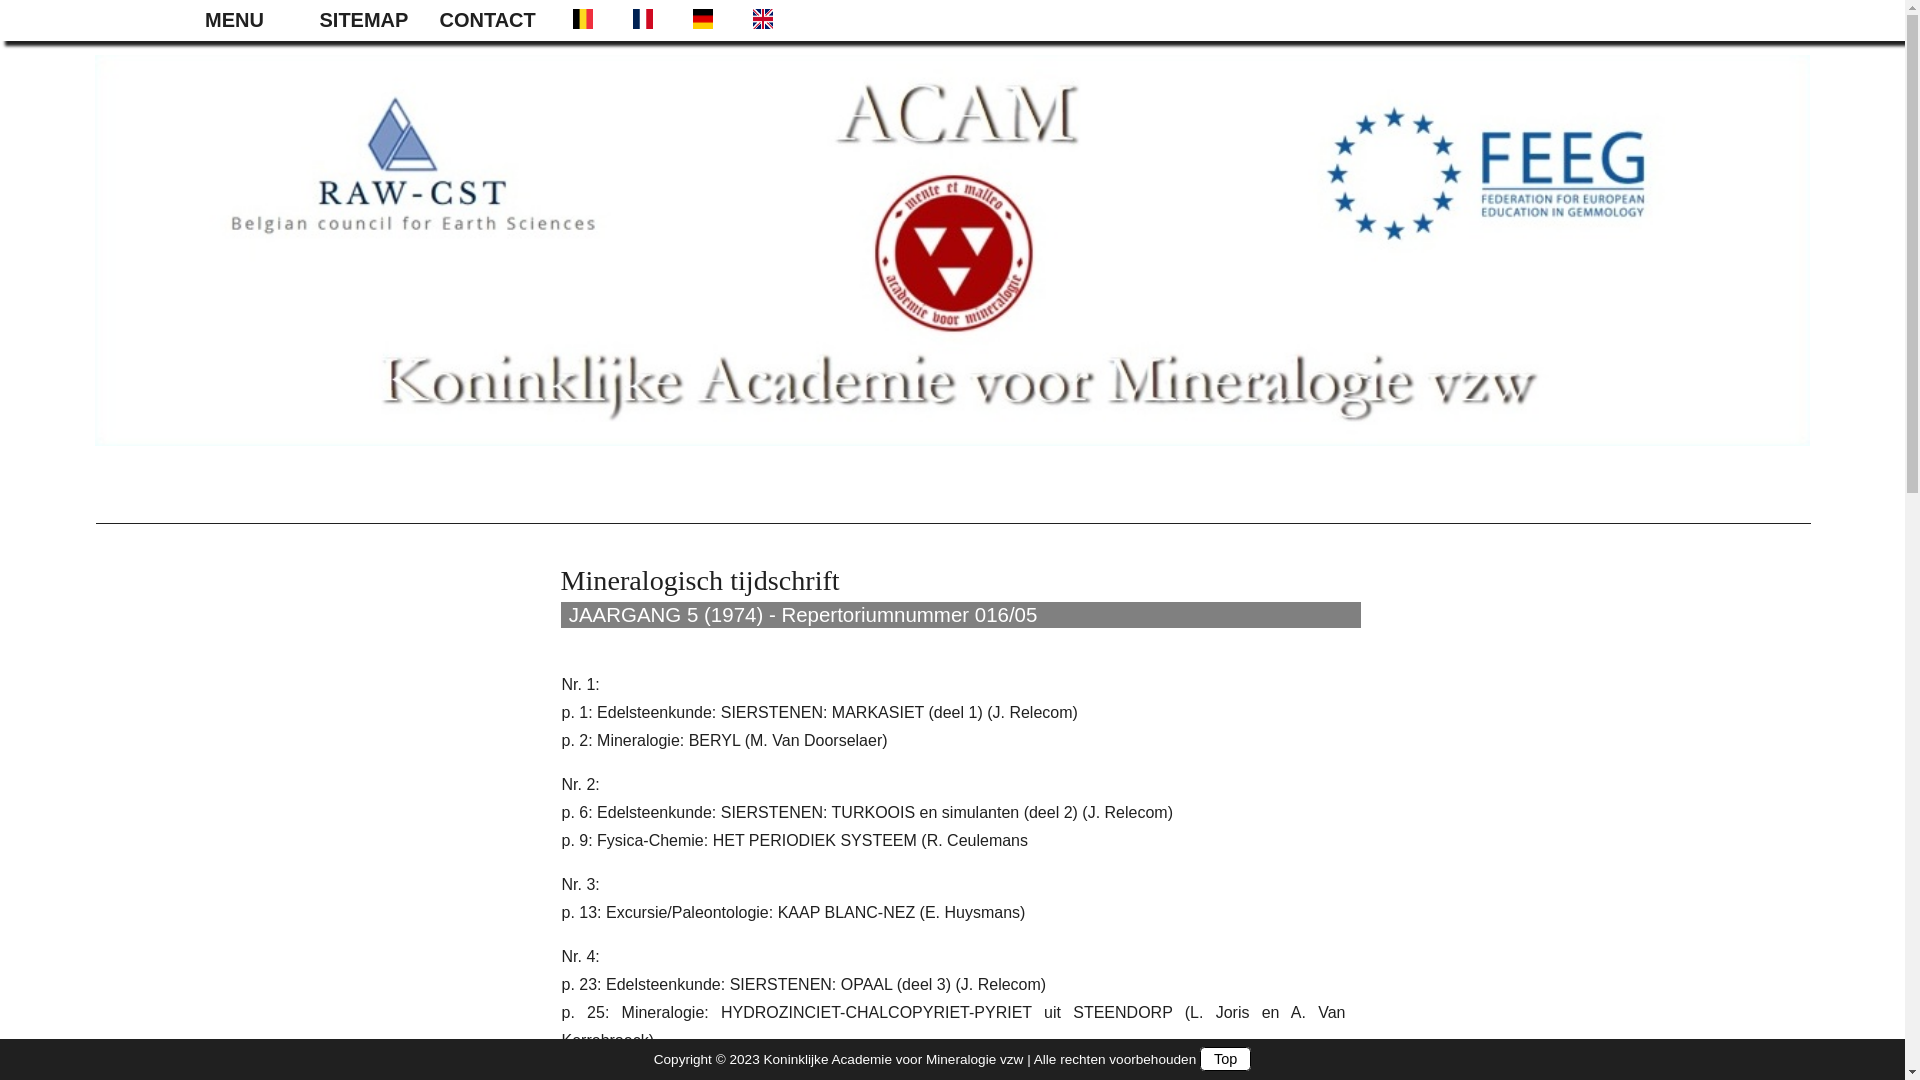 This screenshot has width=1920, height=1080. Describe the element at coordinates (700, 19) in the screenshot. I see `'Kurzes Informazion in Deutsch'` at that location.